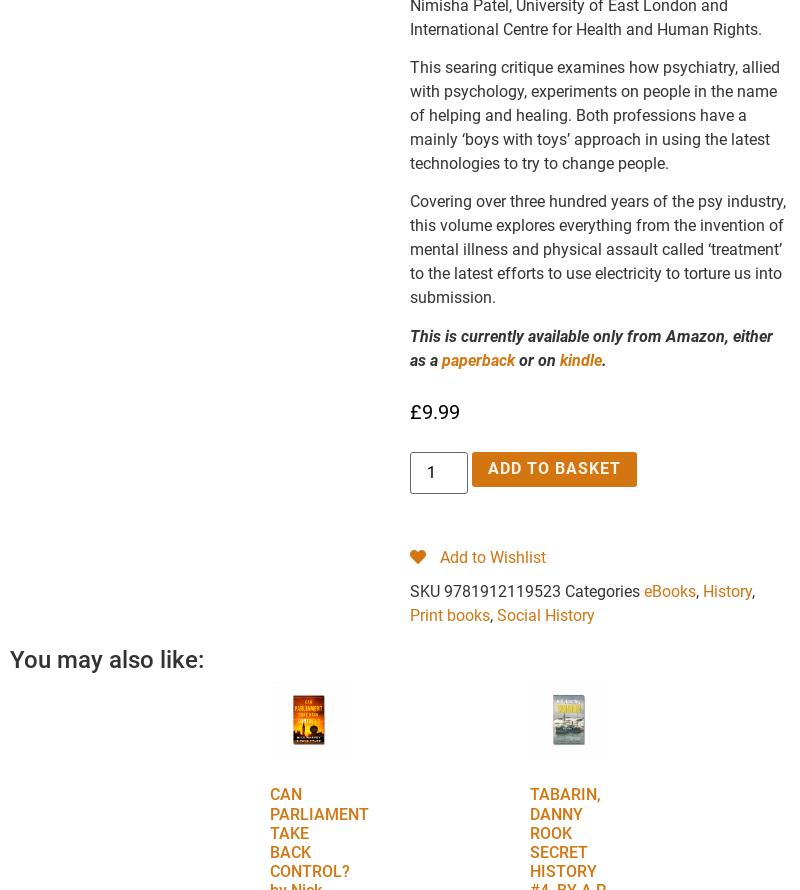 This screenshot has height=890, width=800. I want to click on 'Print books', so click(409, 614).